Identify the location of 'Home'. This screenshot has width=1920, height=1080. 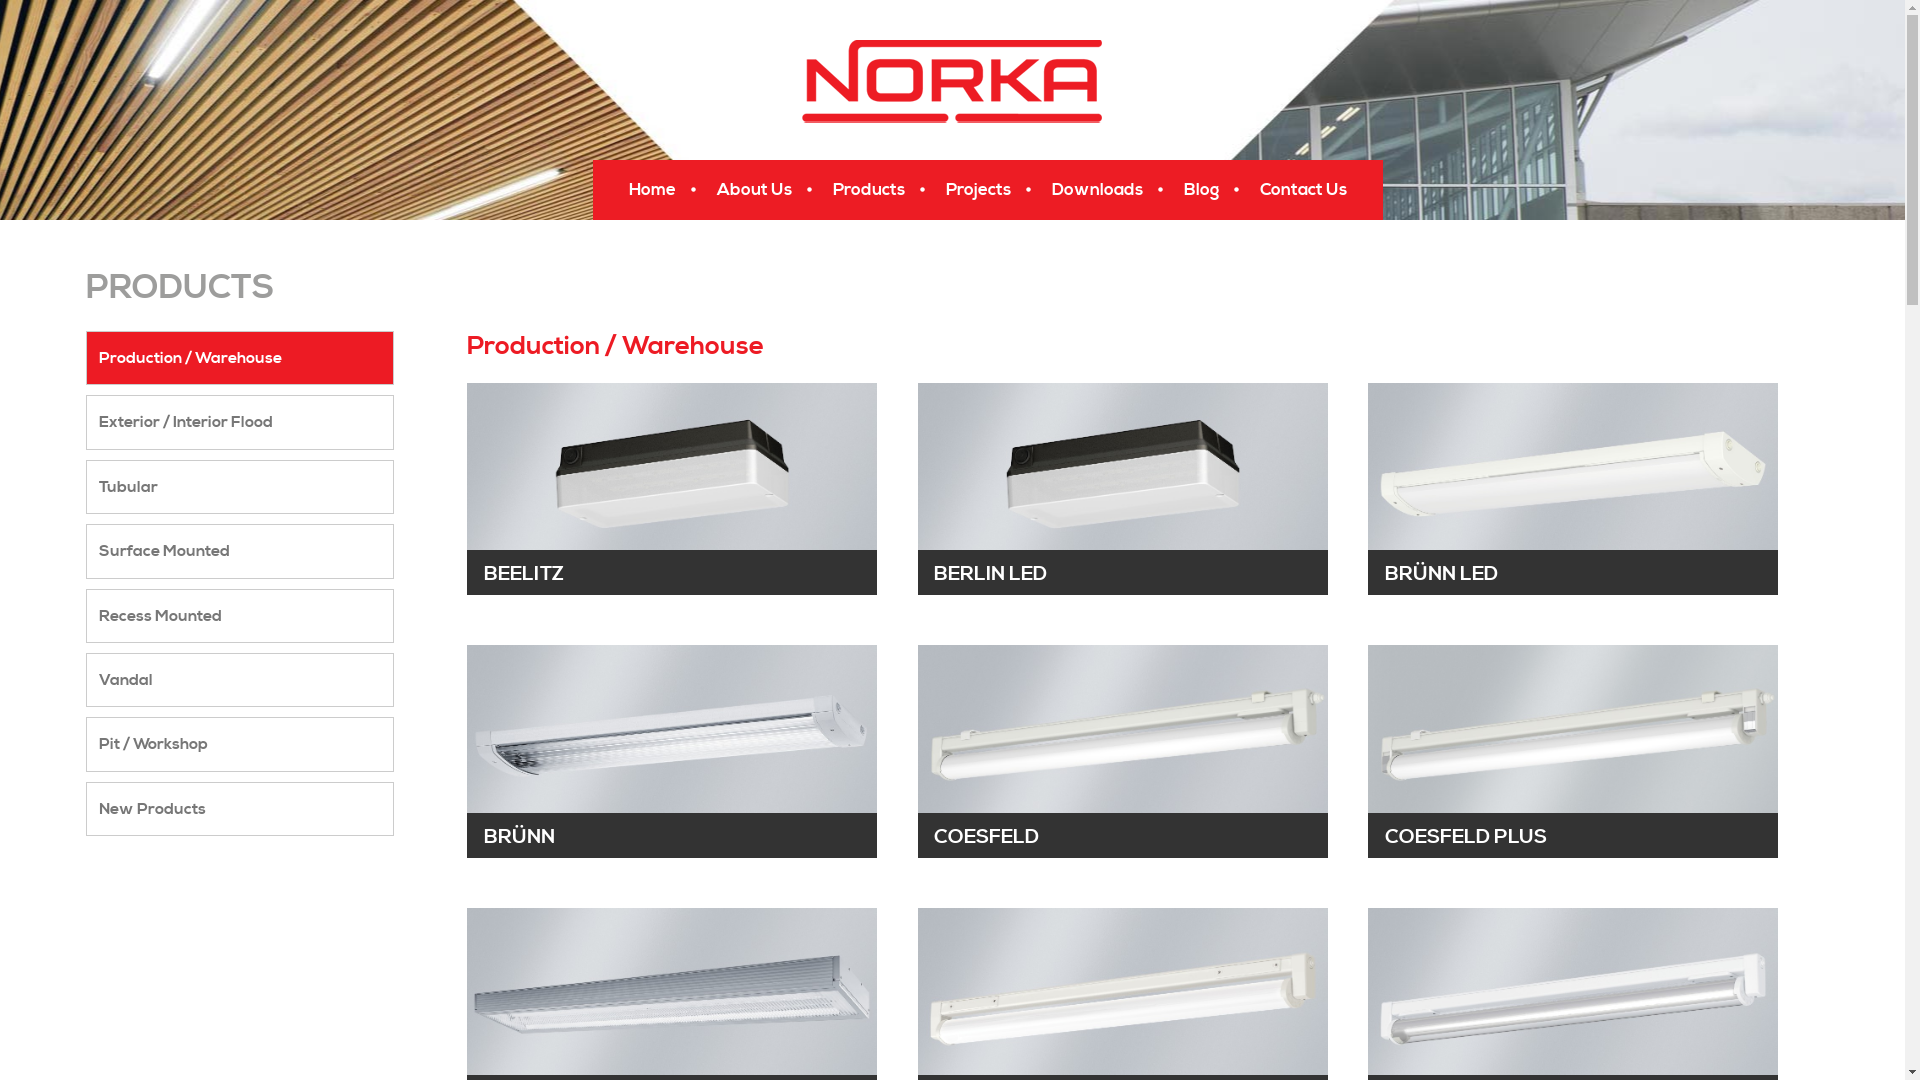
(654, 189).